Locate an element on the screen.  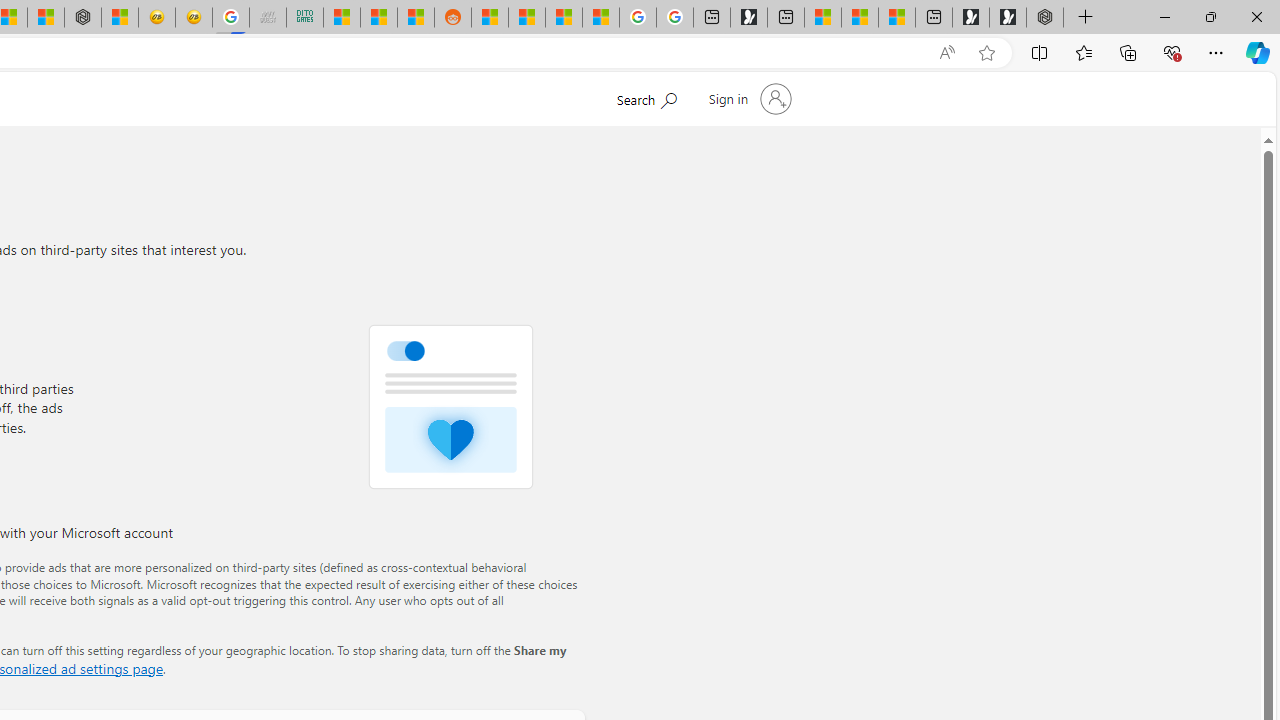
'Play Free Online Games | Games from Microsoft Start' is located at coordinates (1008, 17).